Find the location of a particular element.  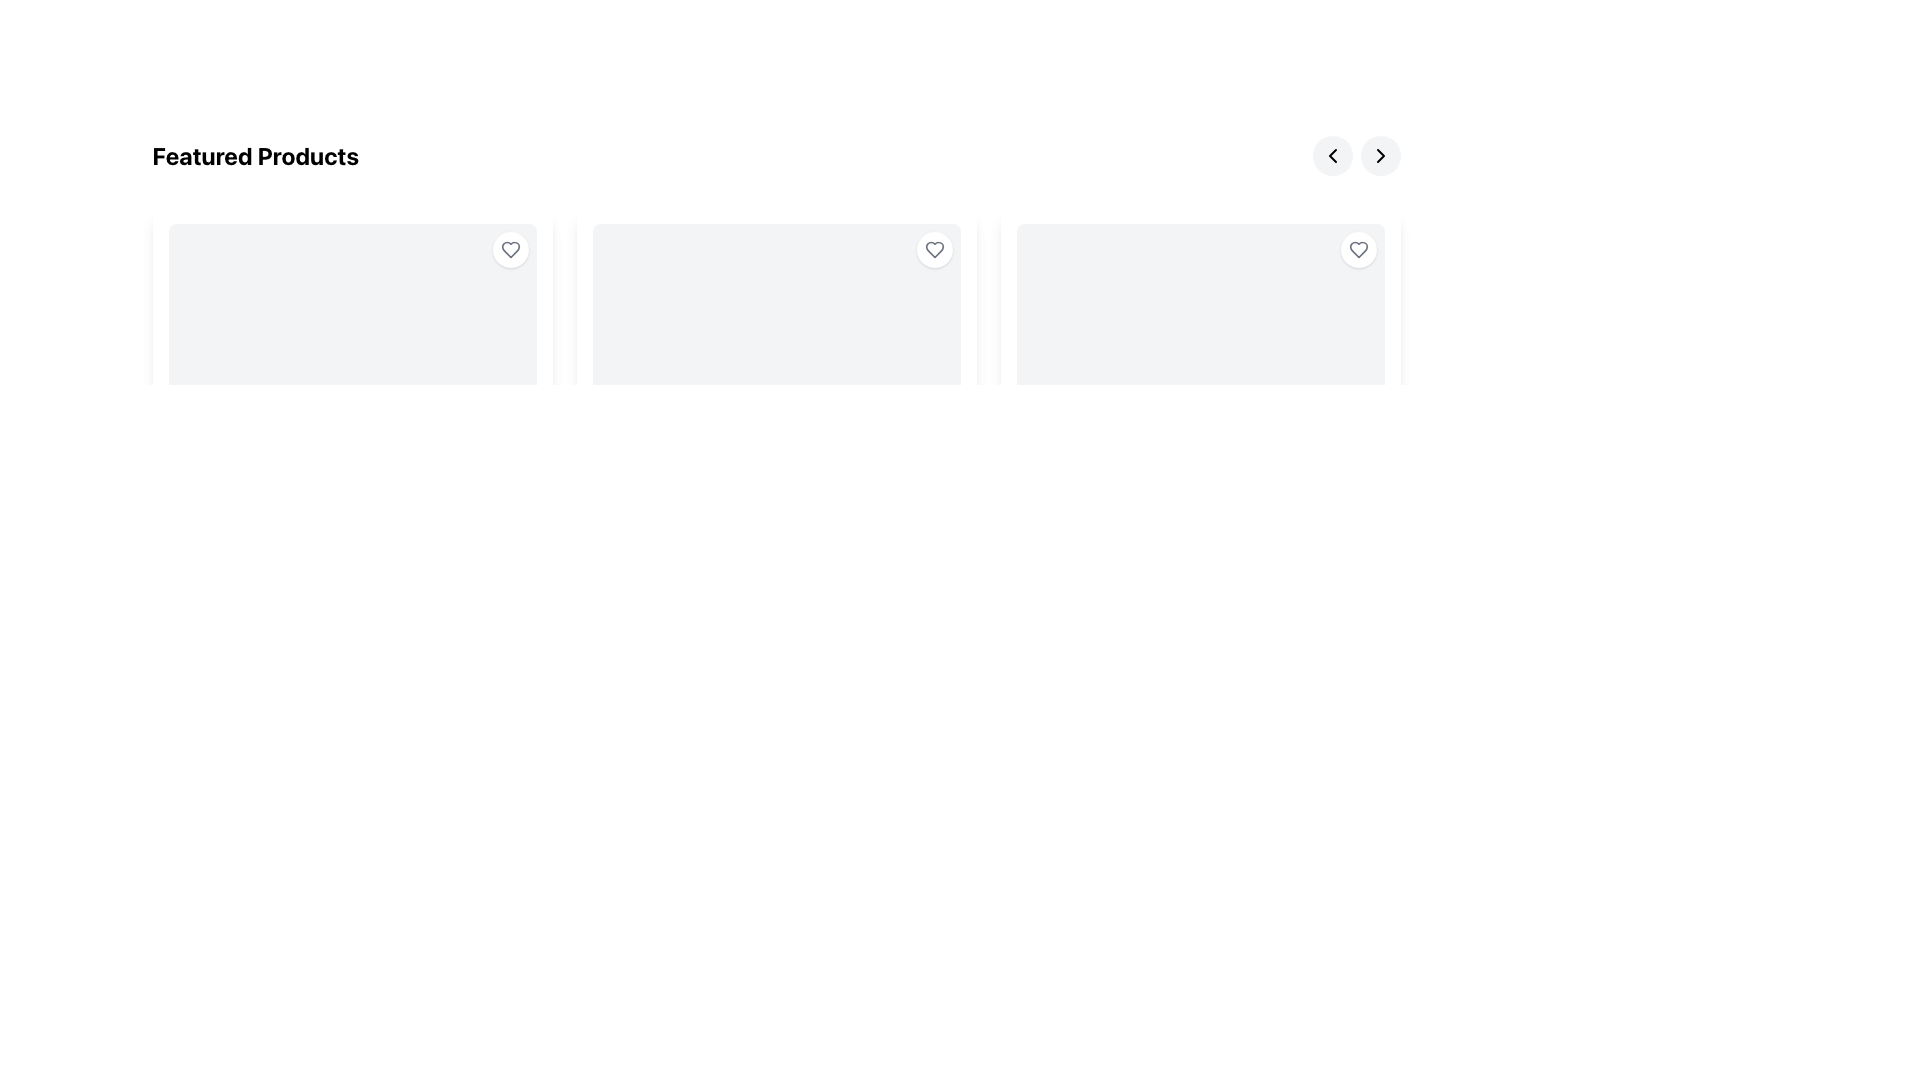

the navigation button located at the top-right area of the interface is located at coordinates (1379, 154).